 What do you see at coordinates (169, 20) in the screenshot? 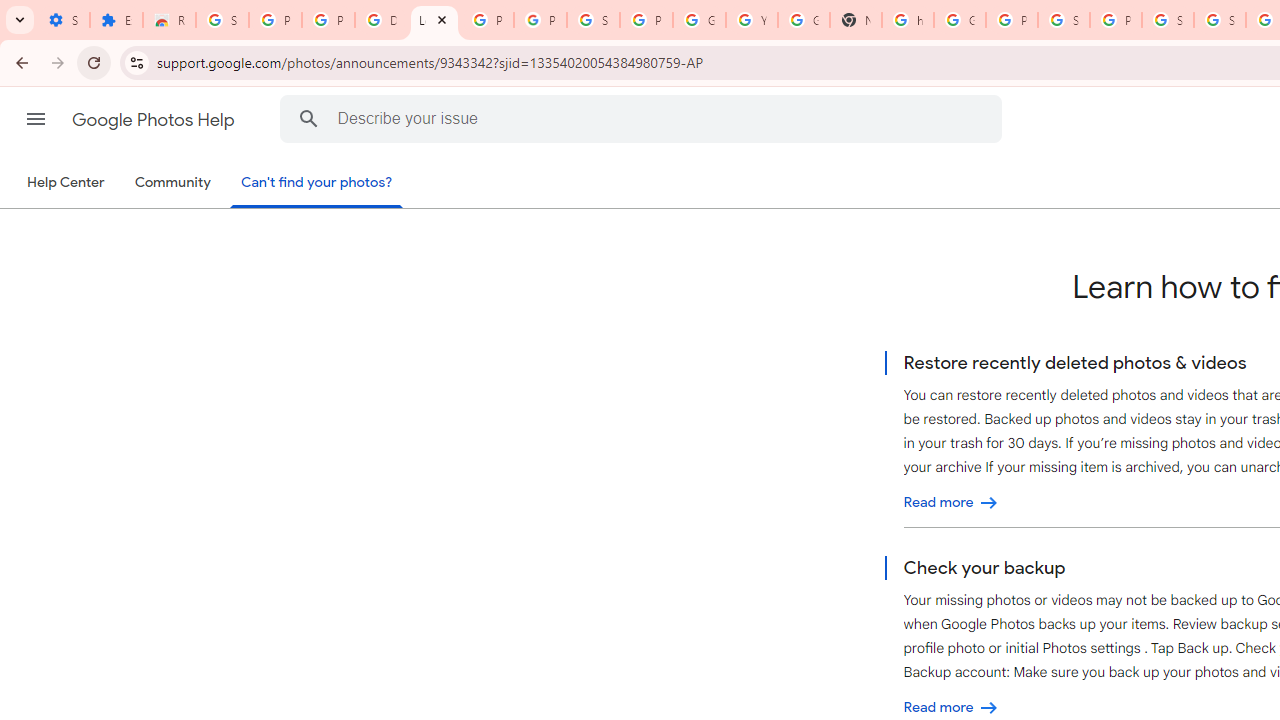
I see `'Reviews: Helix Fruit Jump Arcade Game'` at bounding box center [169, 20].